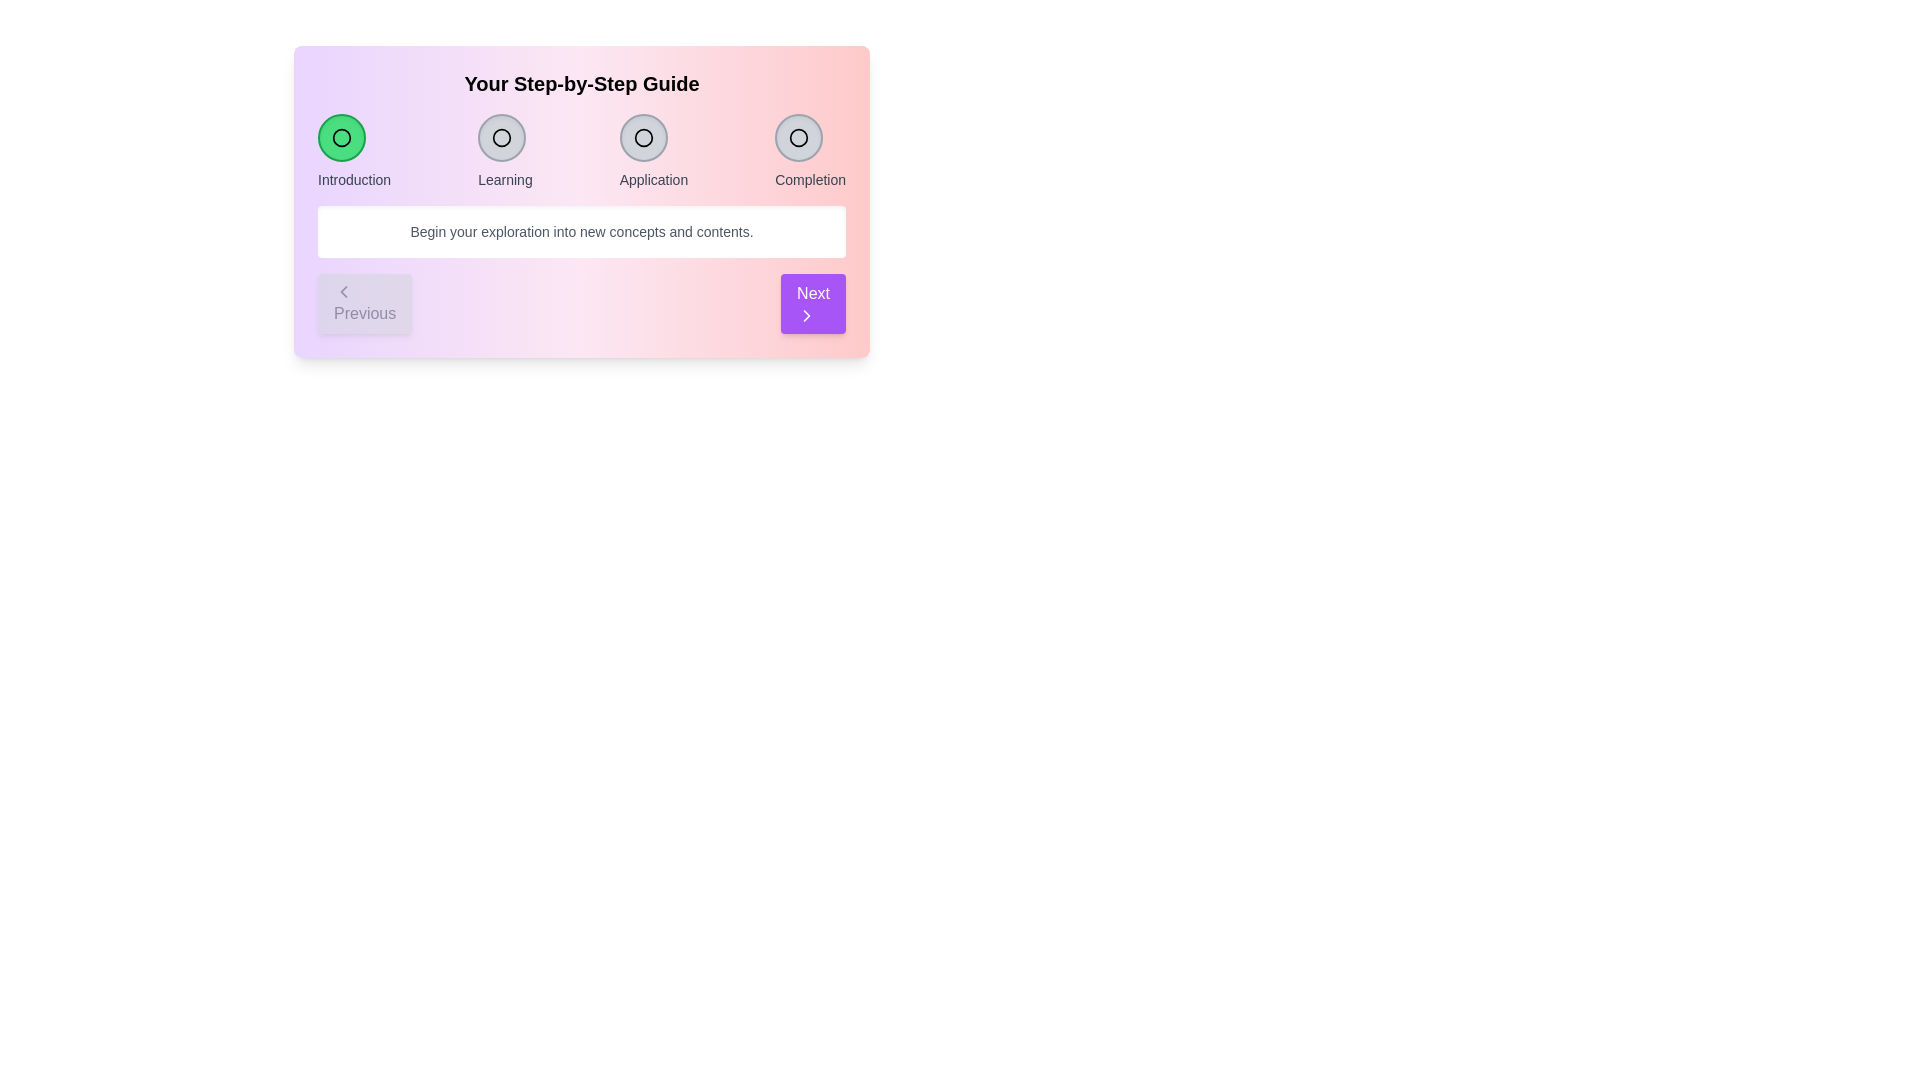  What do you see at coordinates (643, 137) in the screenshot?
I see `the center of the third circular SVG icon in the horizontal step menu` at bounding box center [643, 137].